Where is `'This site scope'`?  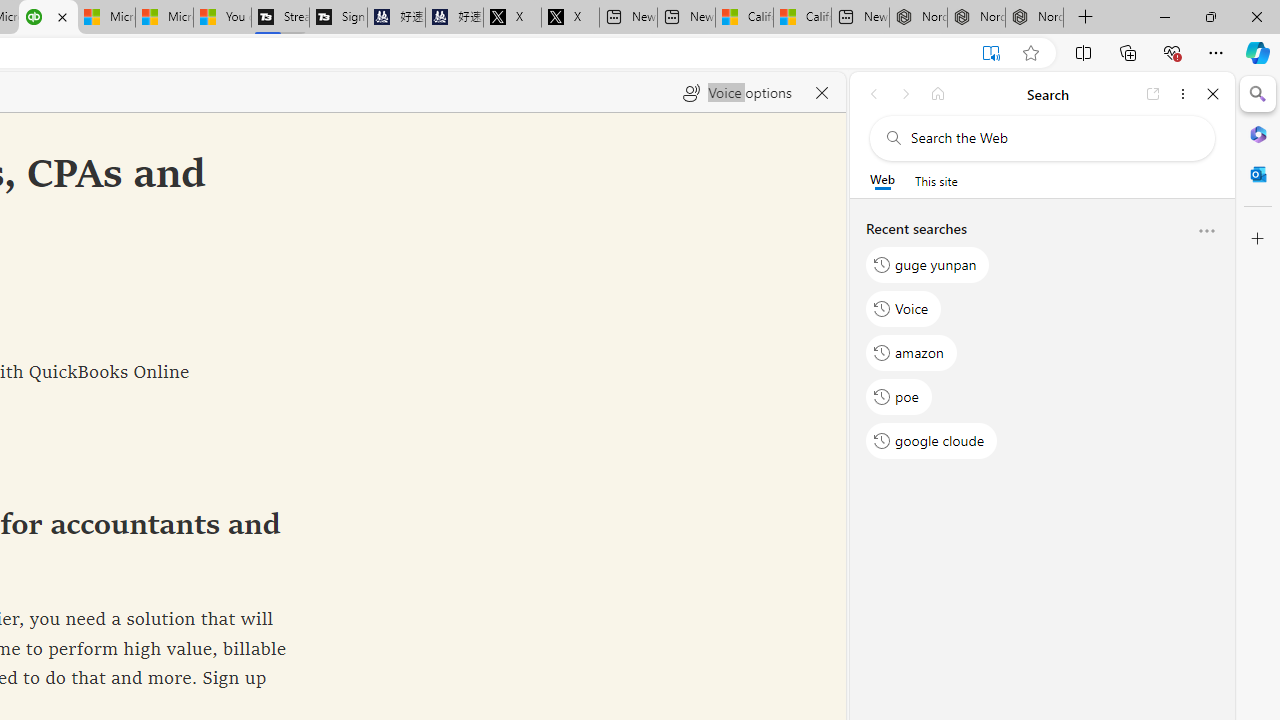 'This site scope' is located at coordinates (935, 180).